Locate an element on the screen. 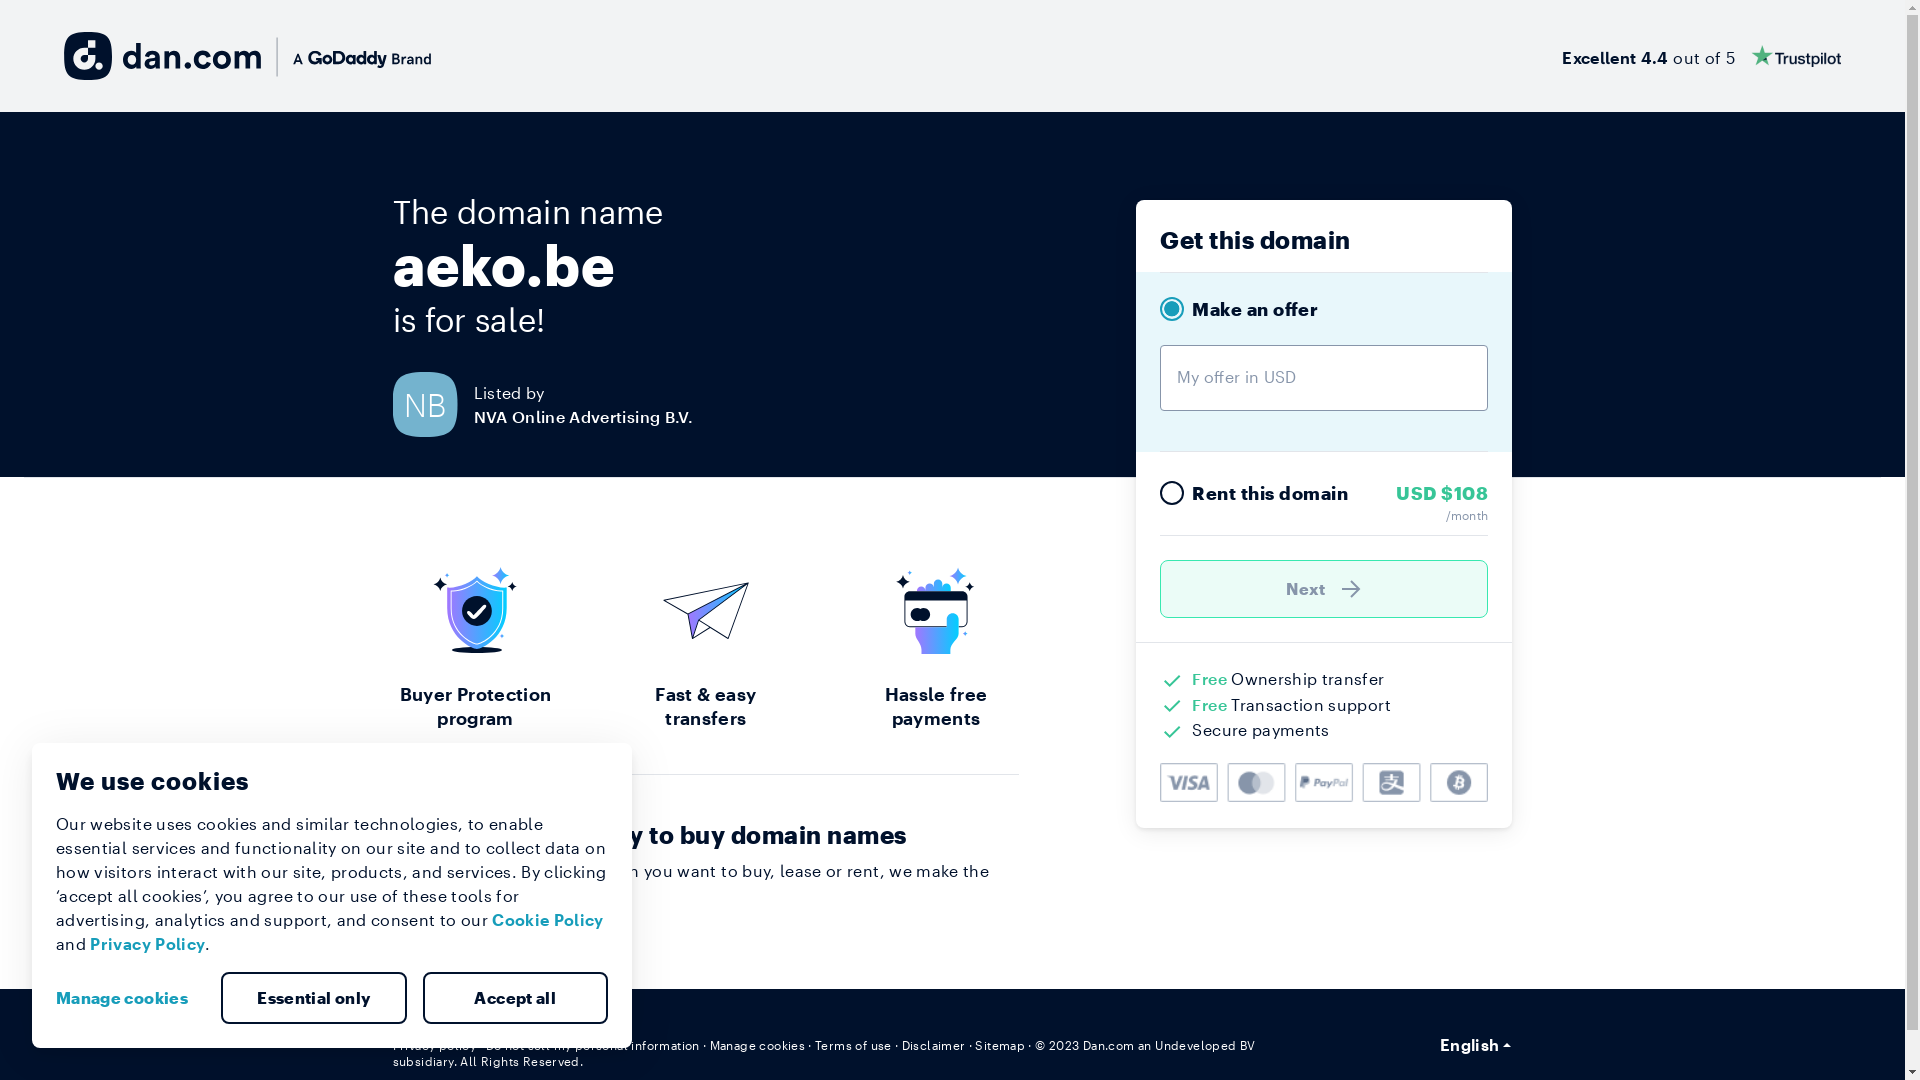 This screenshot has width=1920, height=1080. 'Accept all' is located at coordinates (514, 998).